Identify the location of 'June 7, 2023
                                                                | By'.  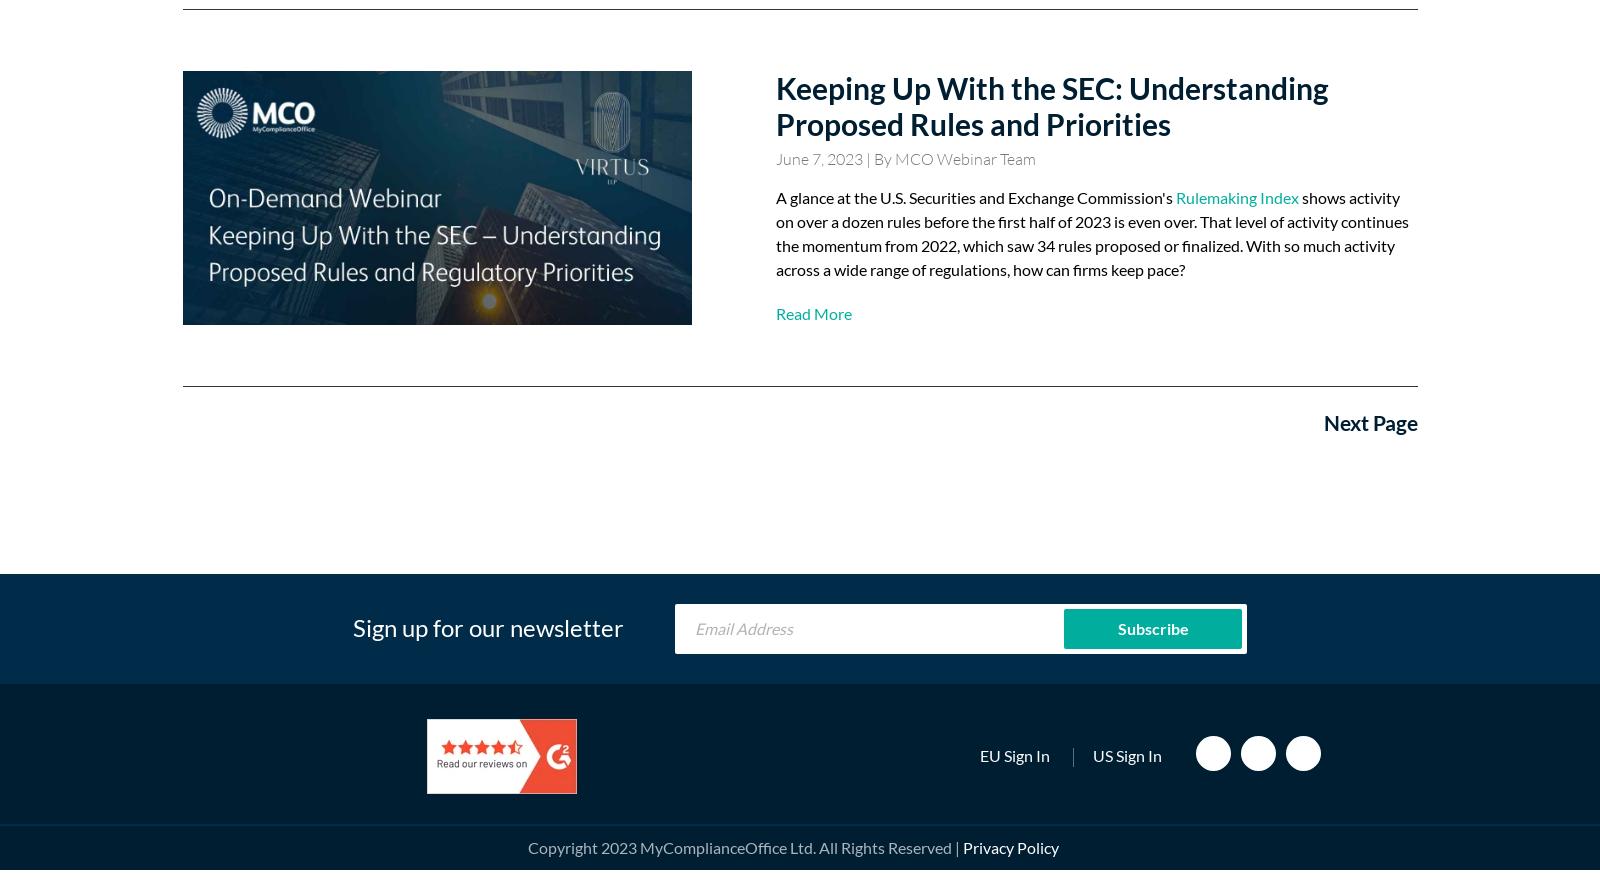
(833, 158).